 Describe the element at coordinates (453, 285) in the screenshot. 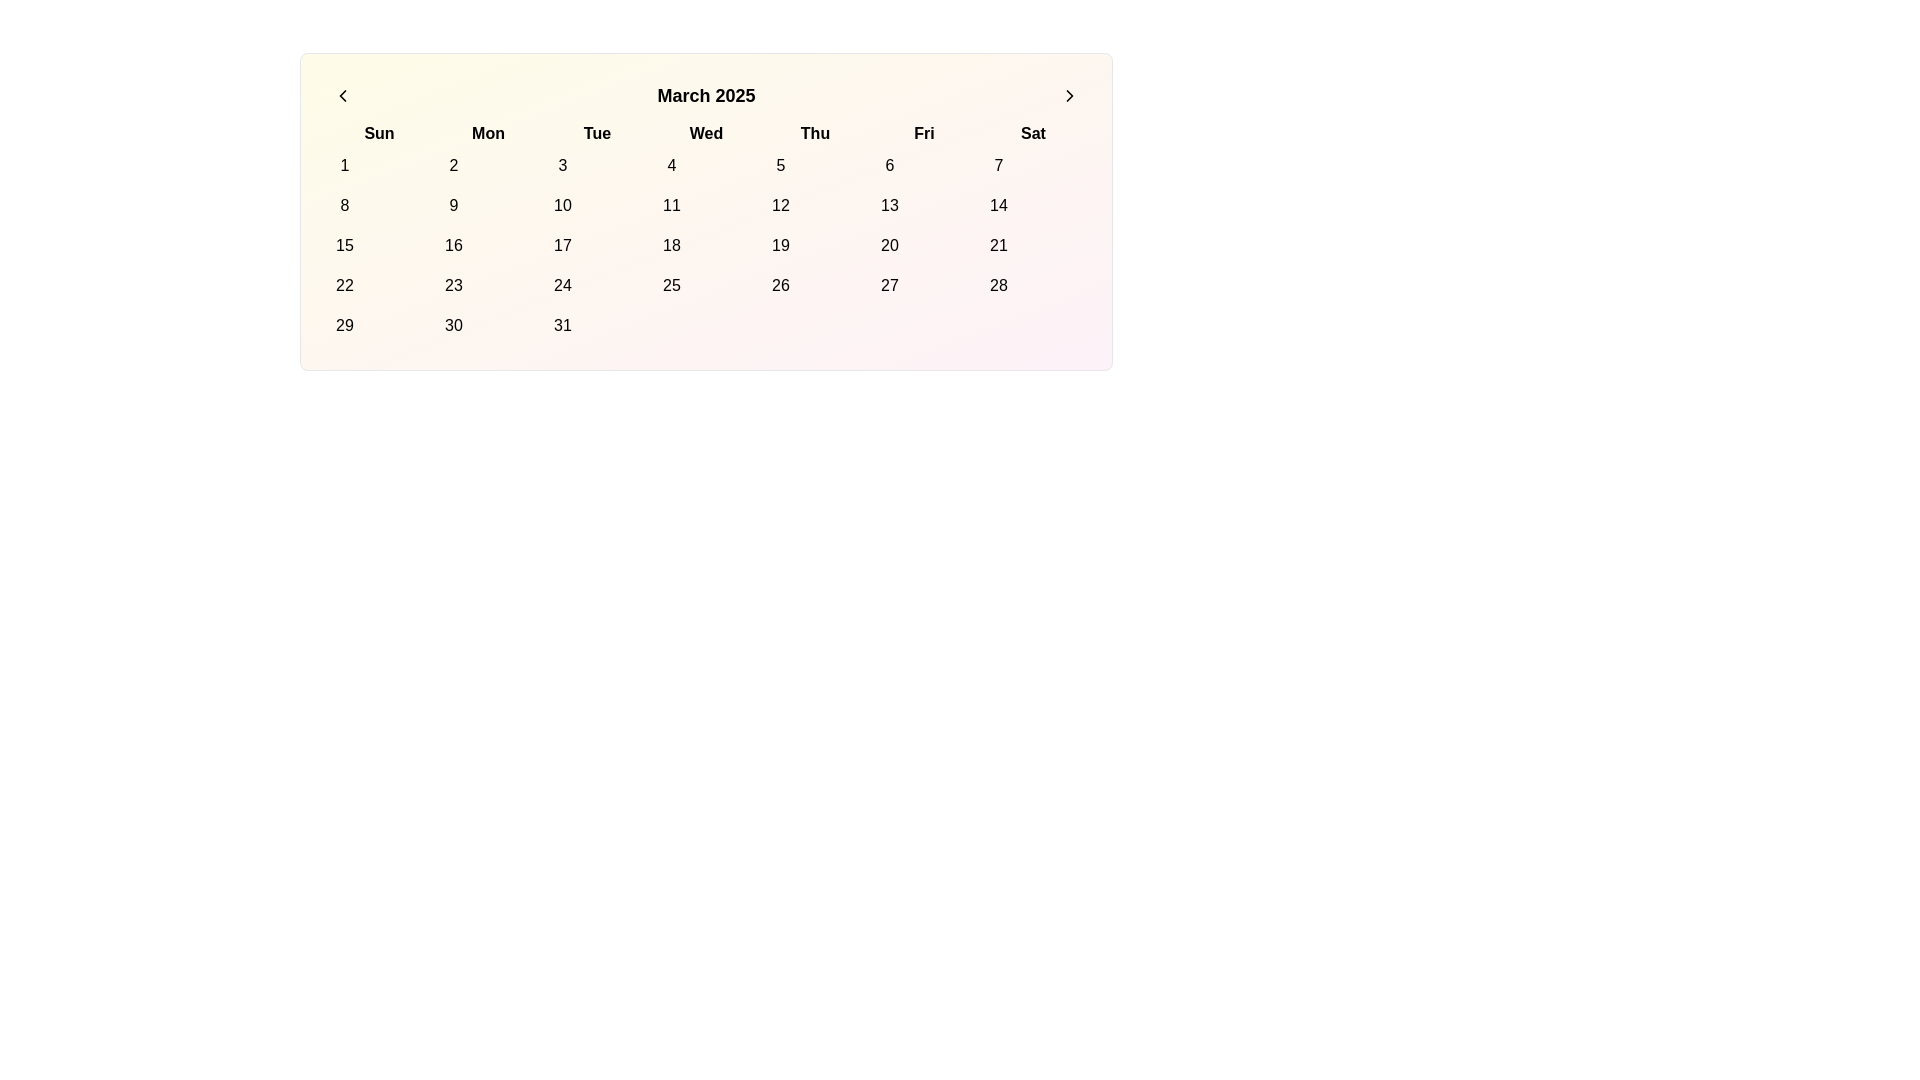

I see `the rounded button displaying the number '23' in the calendar grid` at that location.